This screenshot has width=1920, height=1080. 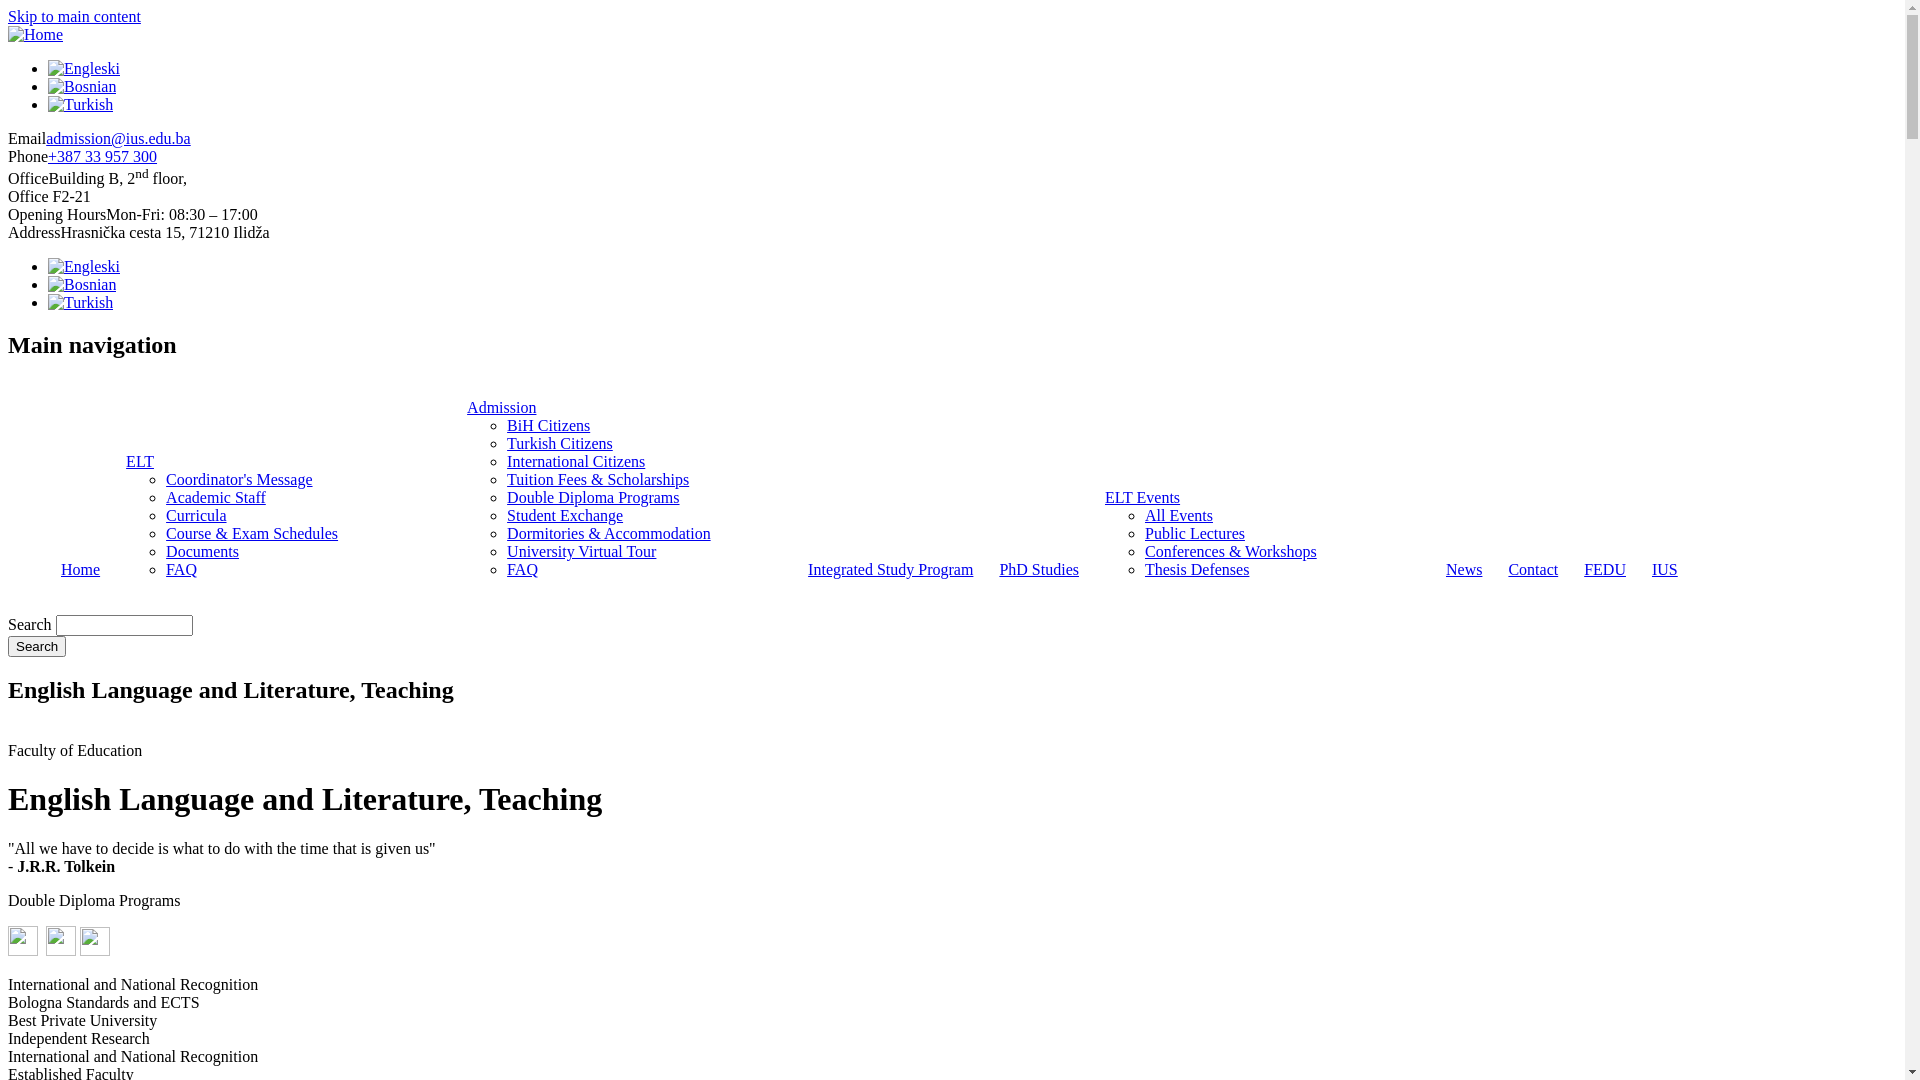 I want to click on 'Thesis Defenses', so click(x=1196, y=569).